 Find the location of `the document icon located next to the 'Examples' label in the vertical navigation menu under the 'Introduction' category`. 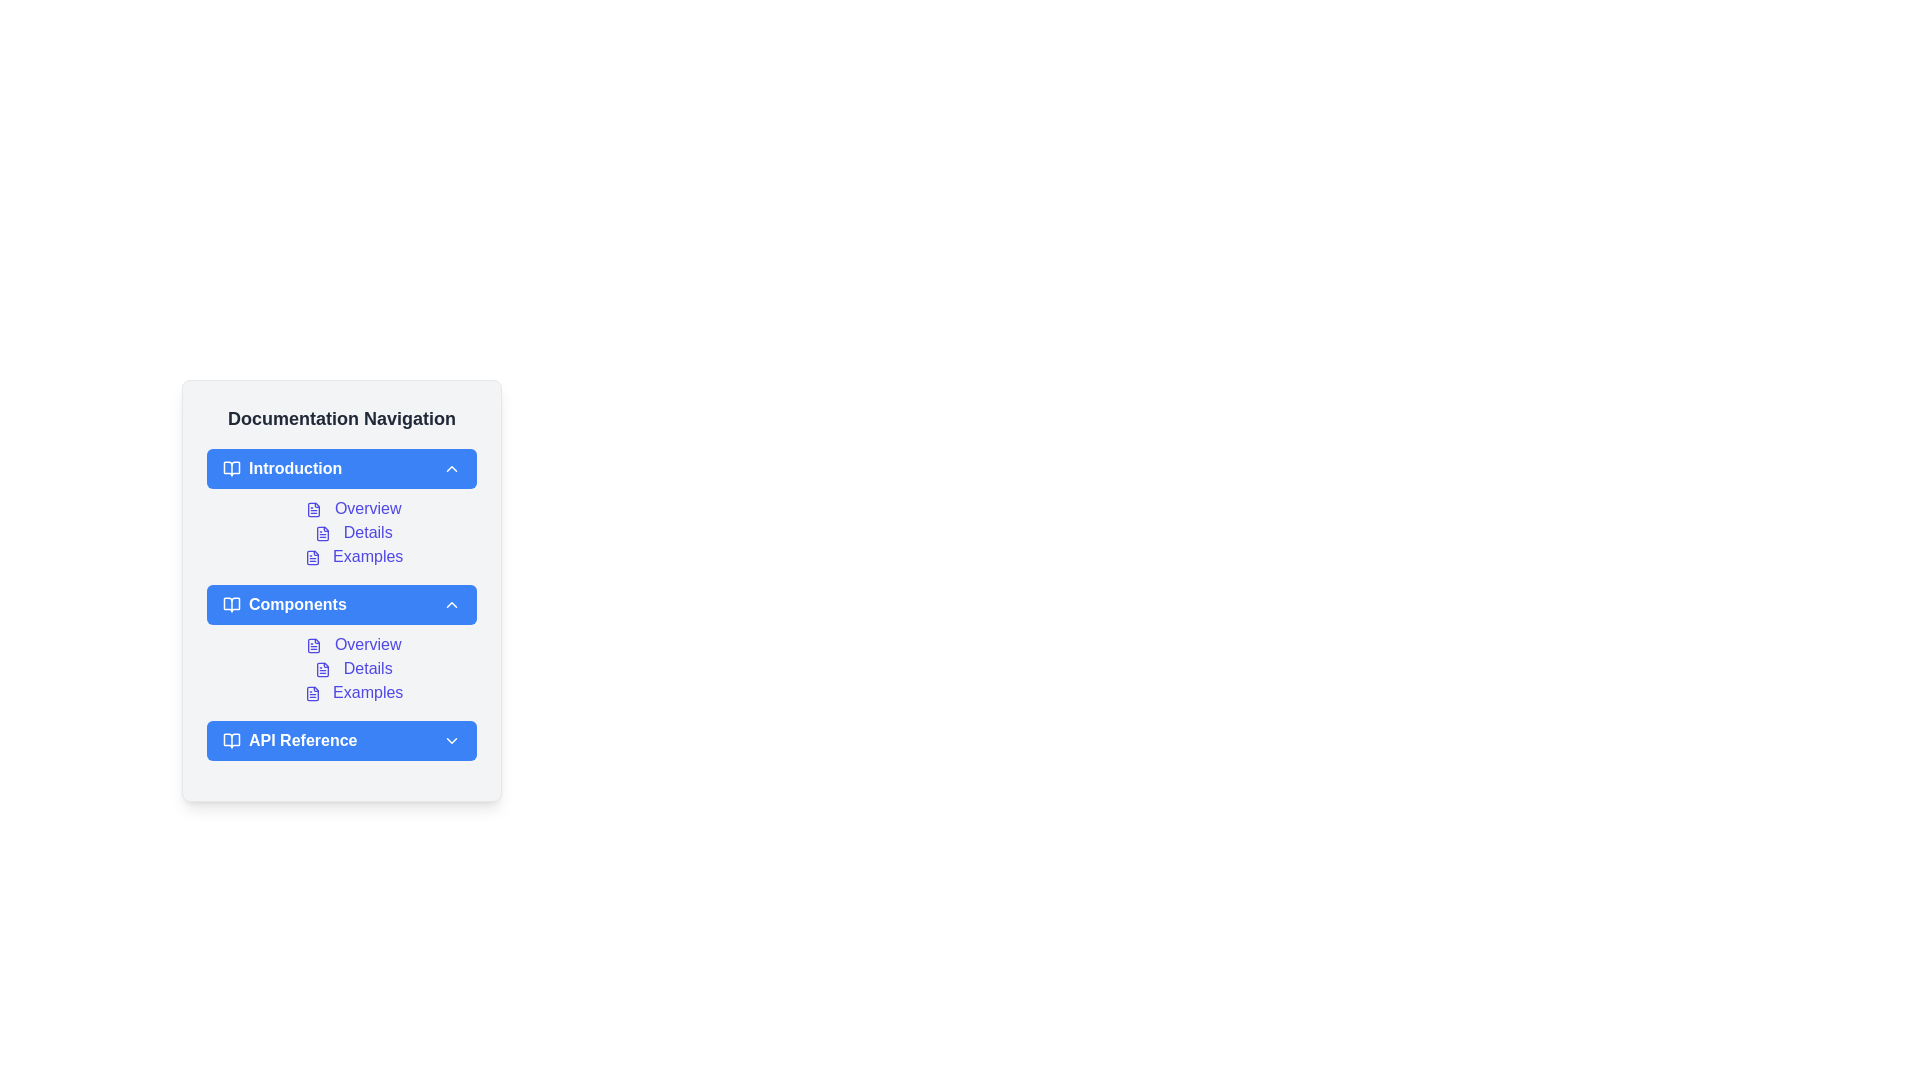

the document icon located next to the 'Examples' label in the vertical navigation menu under the 'Introduction' category is located at coordinates (311, 557).